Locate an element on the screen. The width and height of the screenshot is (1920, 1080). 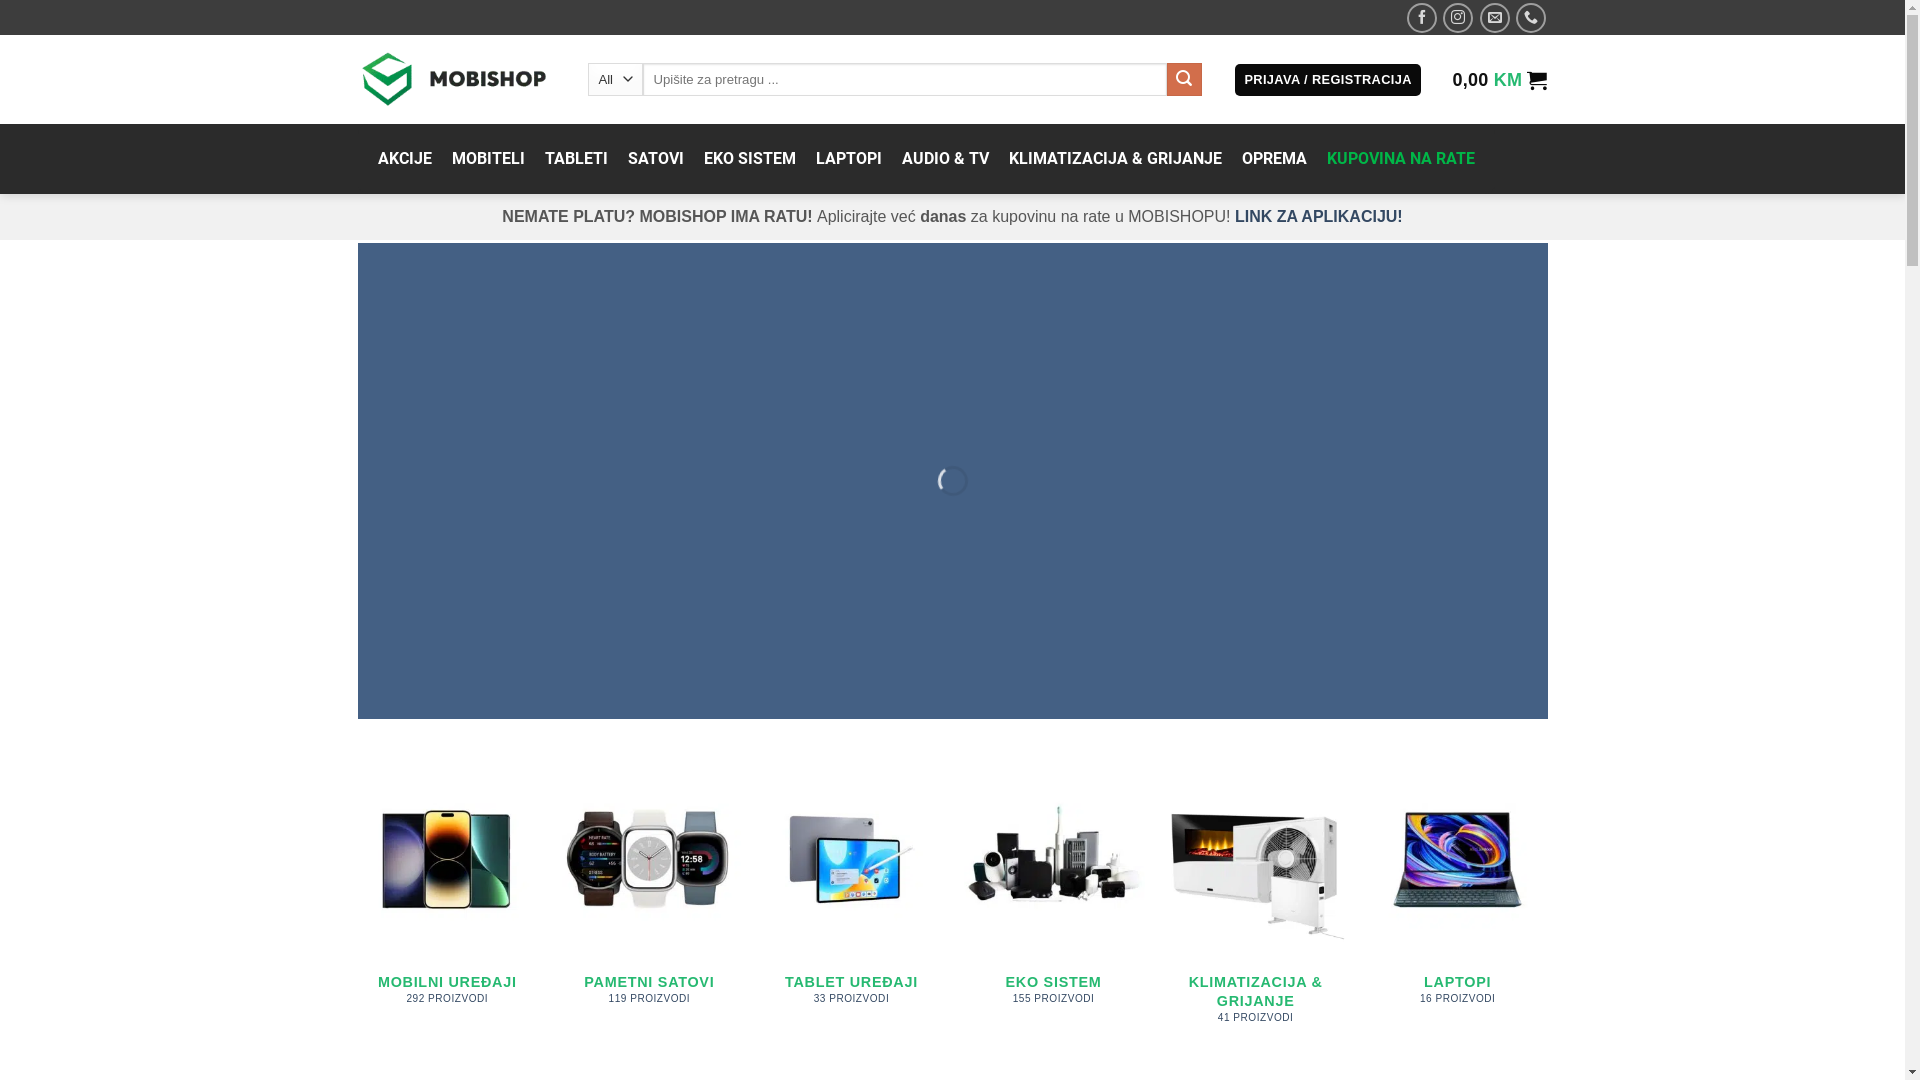
'Call us' is located at coordinates (1530, 16).